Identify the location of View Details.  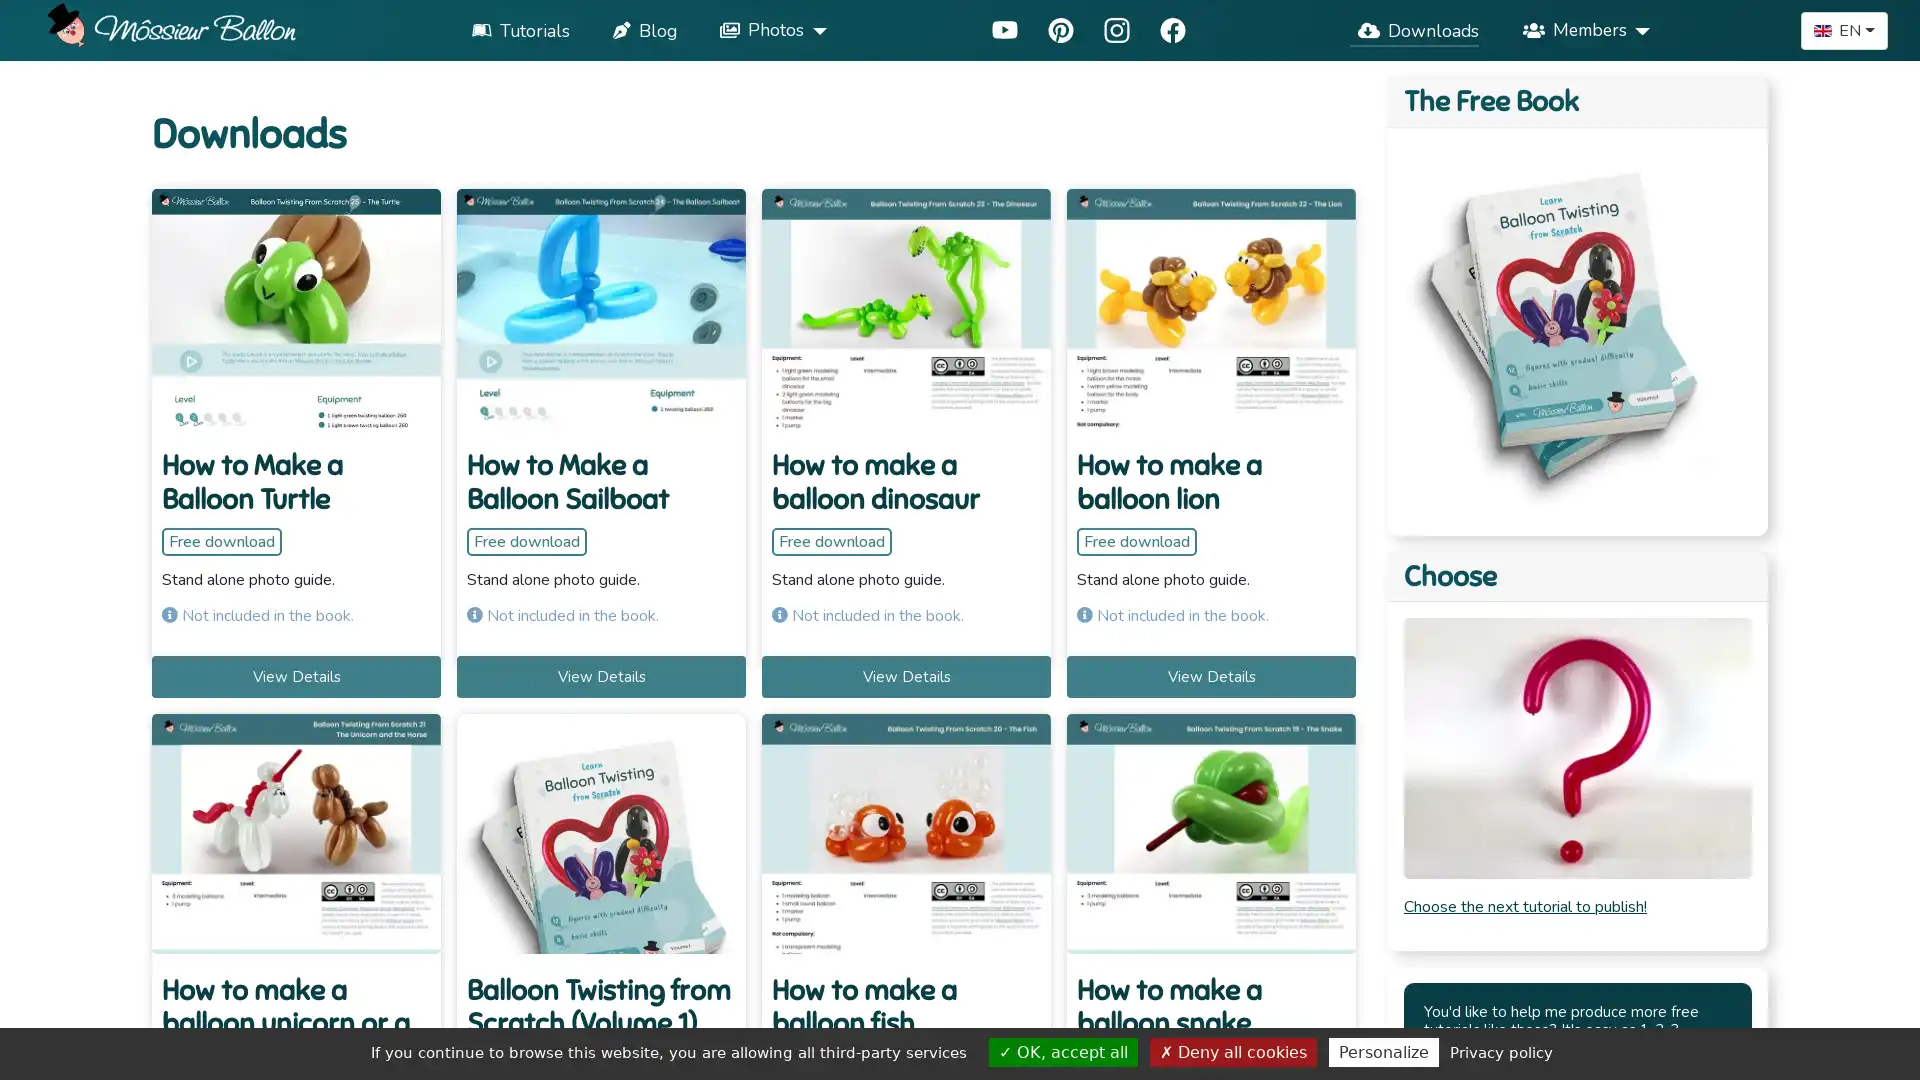
(295, 675).